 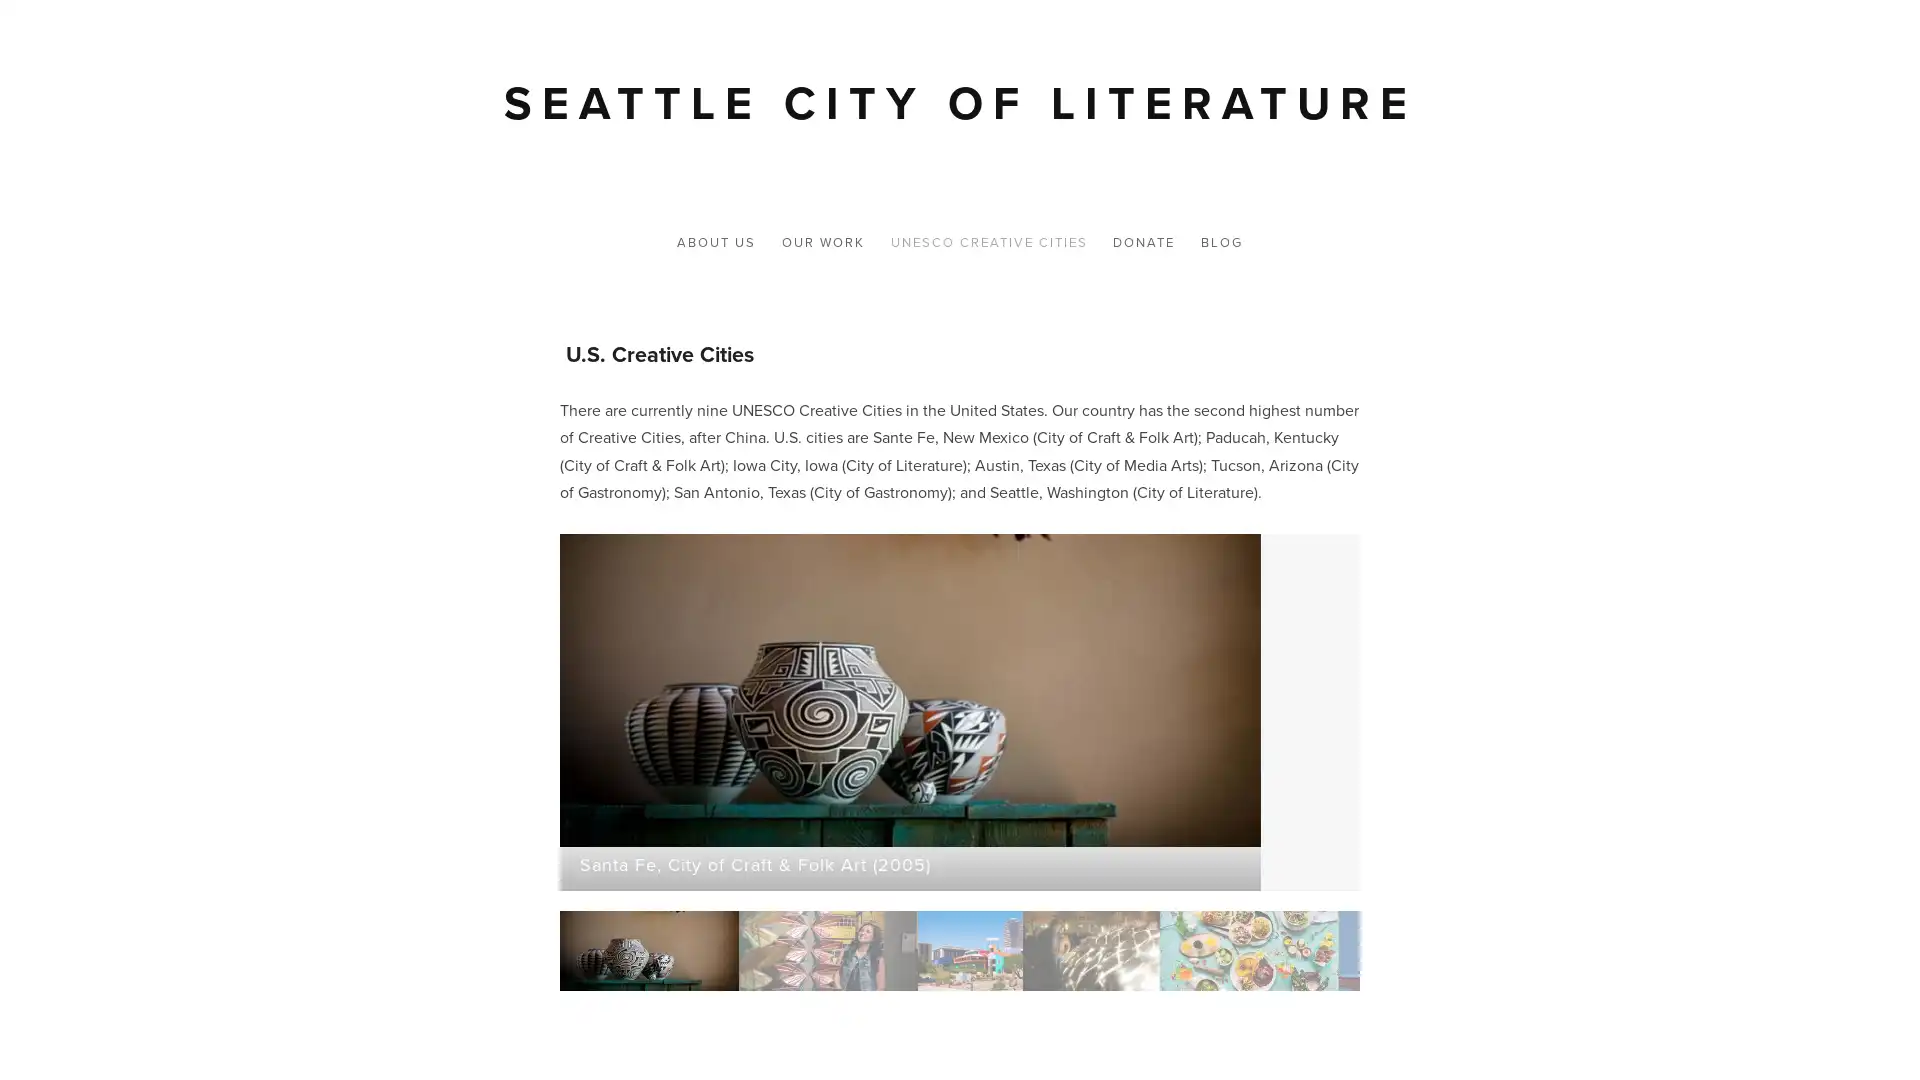 I want to click on Slide 2, so click(x=696, y=950).